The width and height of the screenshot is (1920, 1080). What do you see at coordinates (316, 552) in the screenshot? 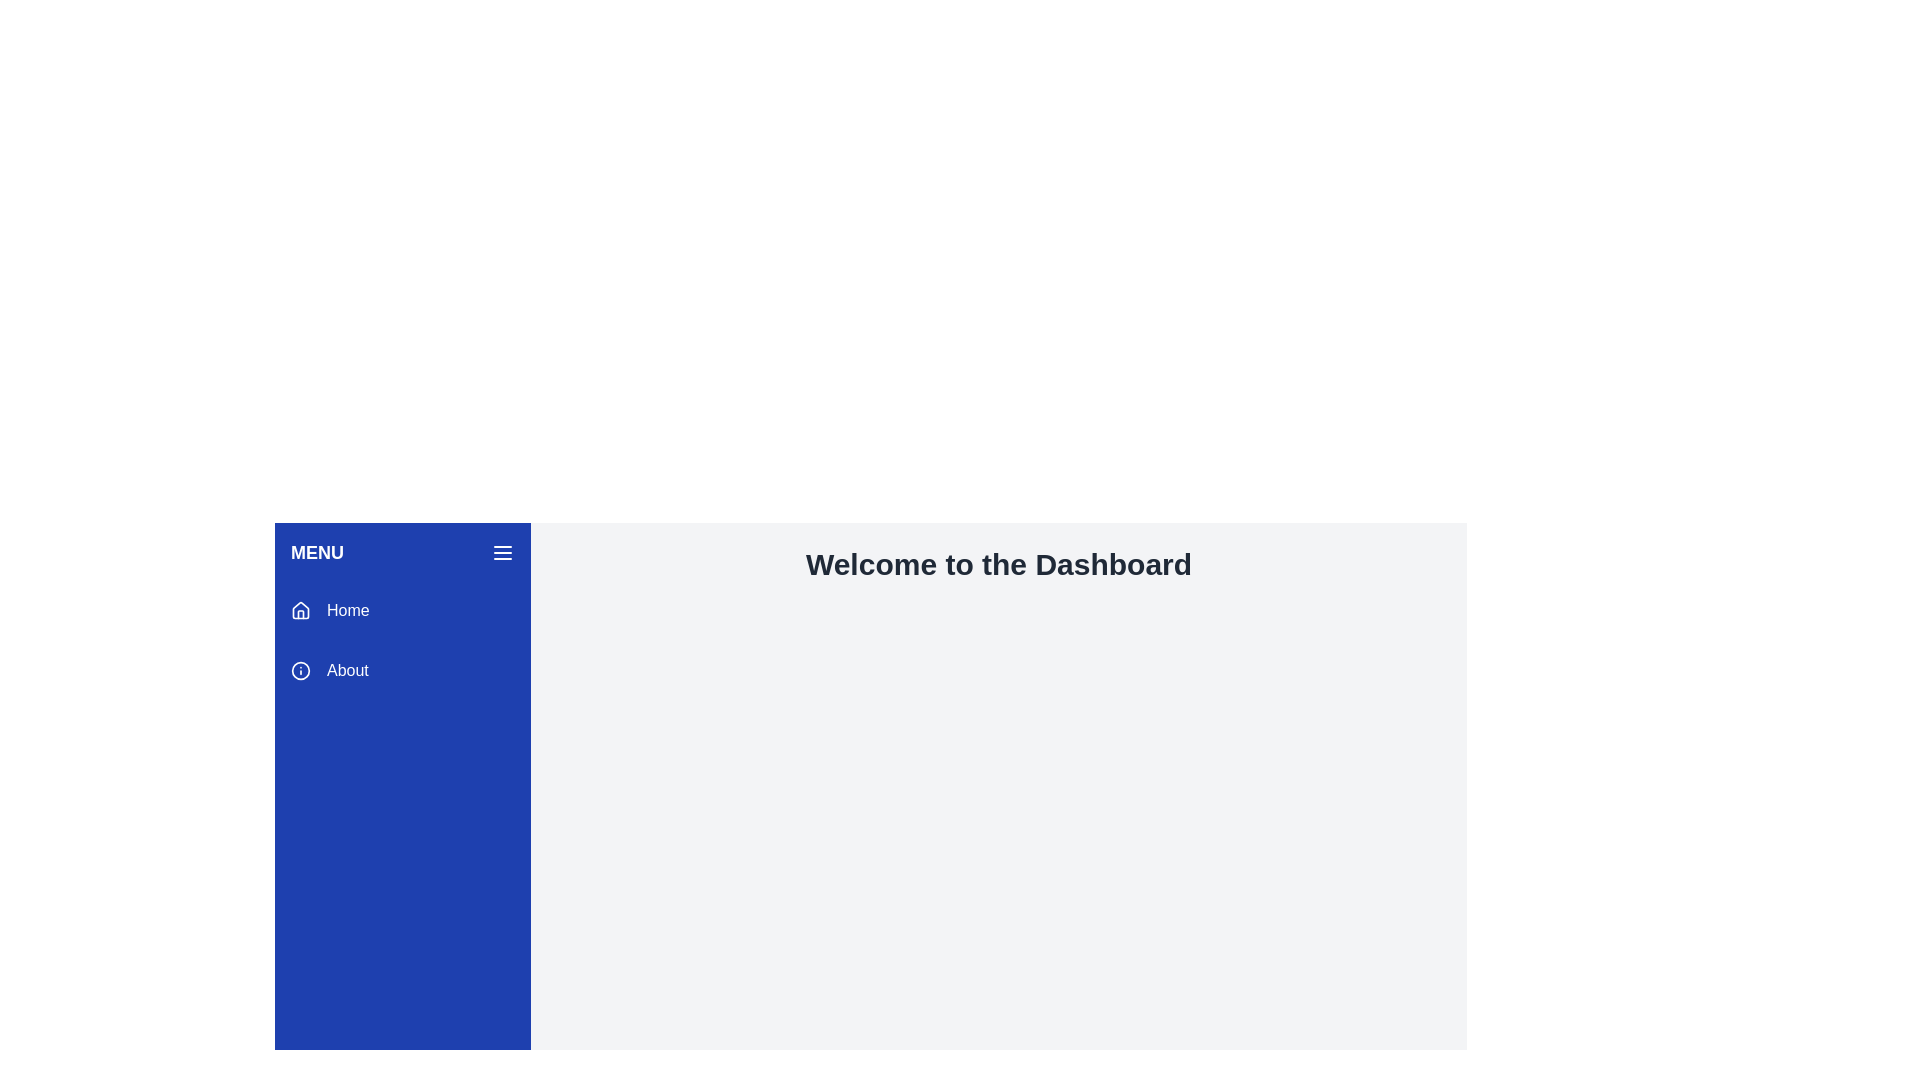
I see `the text label located at the top left of the sidebar or navigation panel, which indicates the section contains navigation or menu options` at bounding box center [316, 552].